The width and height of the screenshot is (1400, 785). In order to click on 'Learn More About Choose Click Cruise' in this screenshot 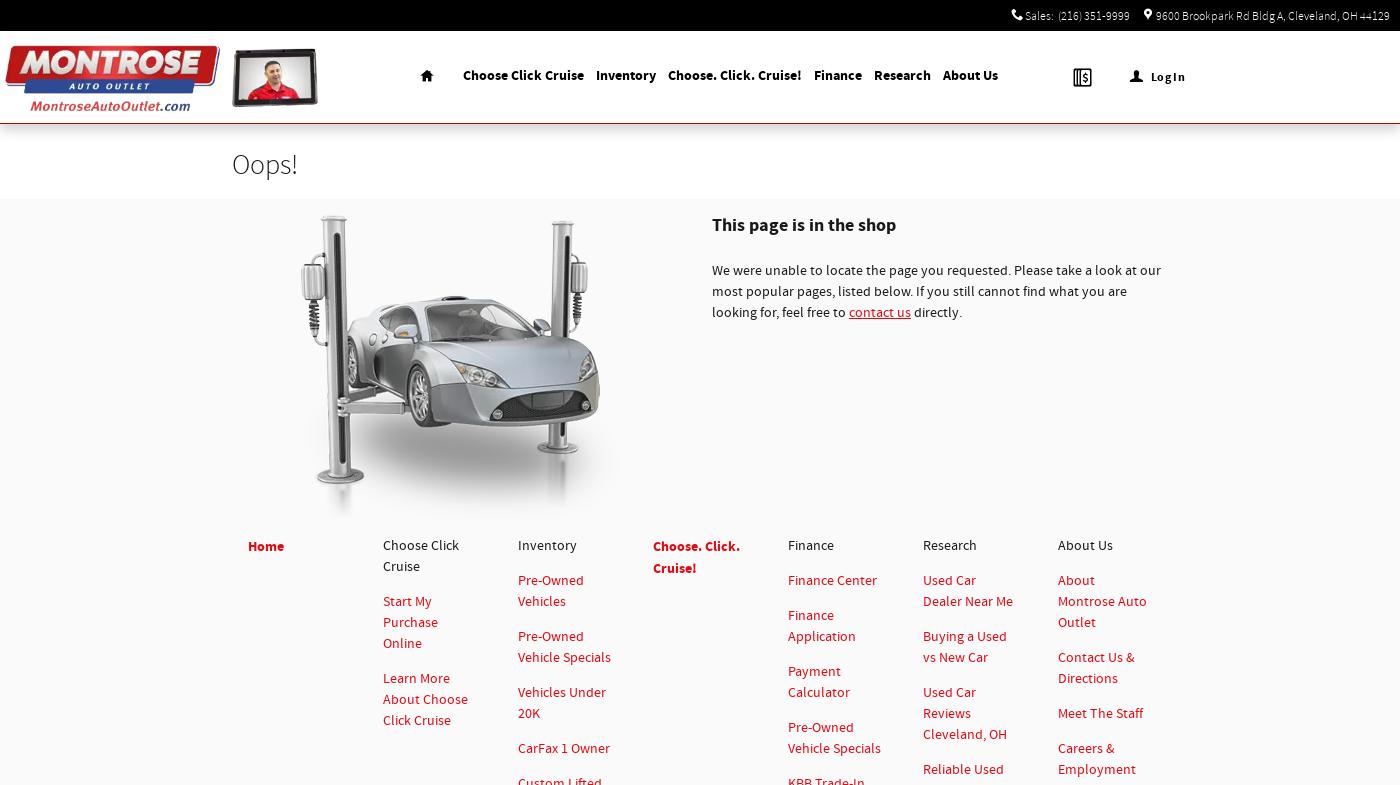, I will do `click(424, 699)`.